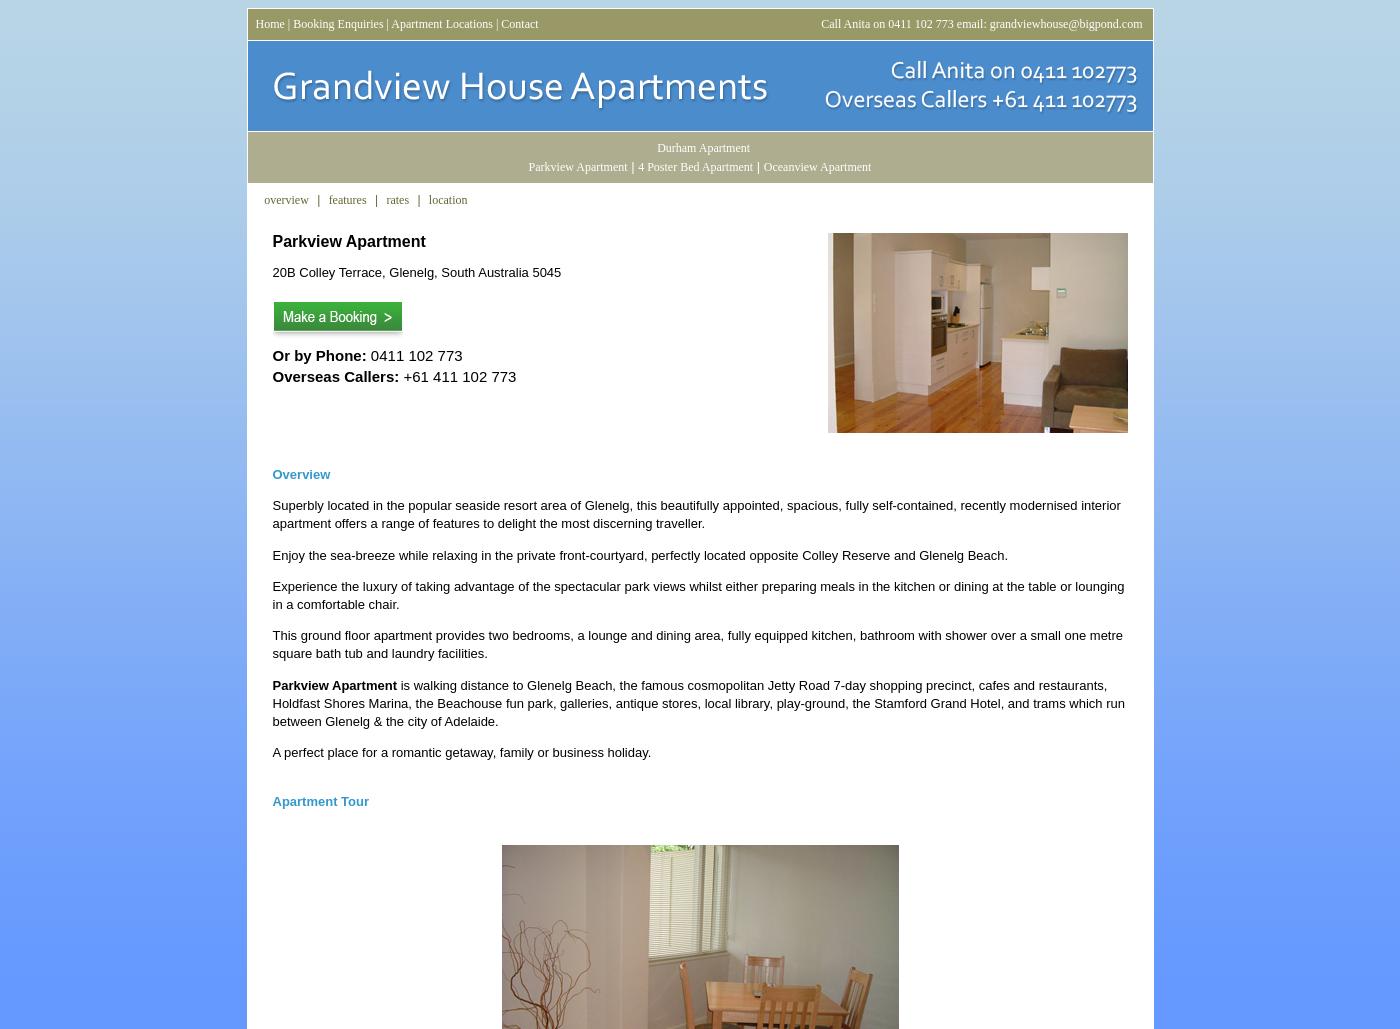  I want to click on 'Durham Apartment', so click(703, 147).